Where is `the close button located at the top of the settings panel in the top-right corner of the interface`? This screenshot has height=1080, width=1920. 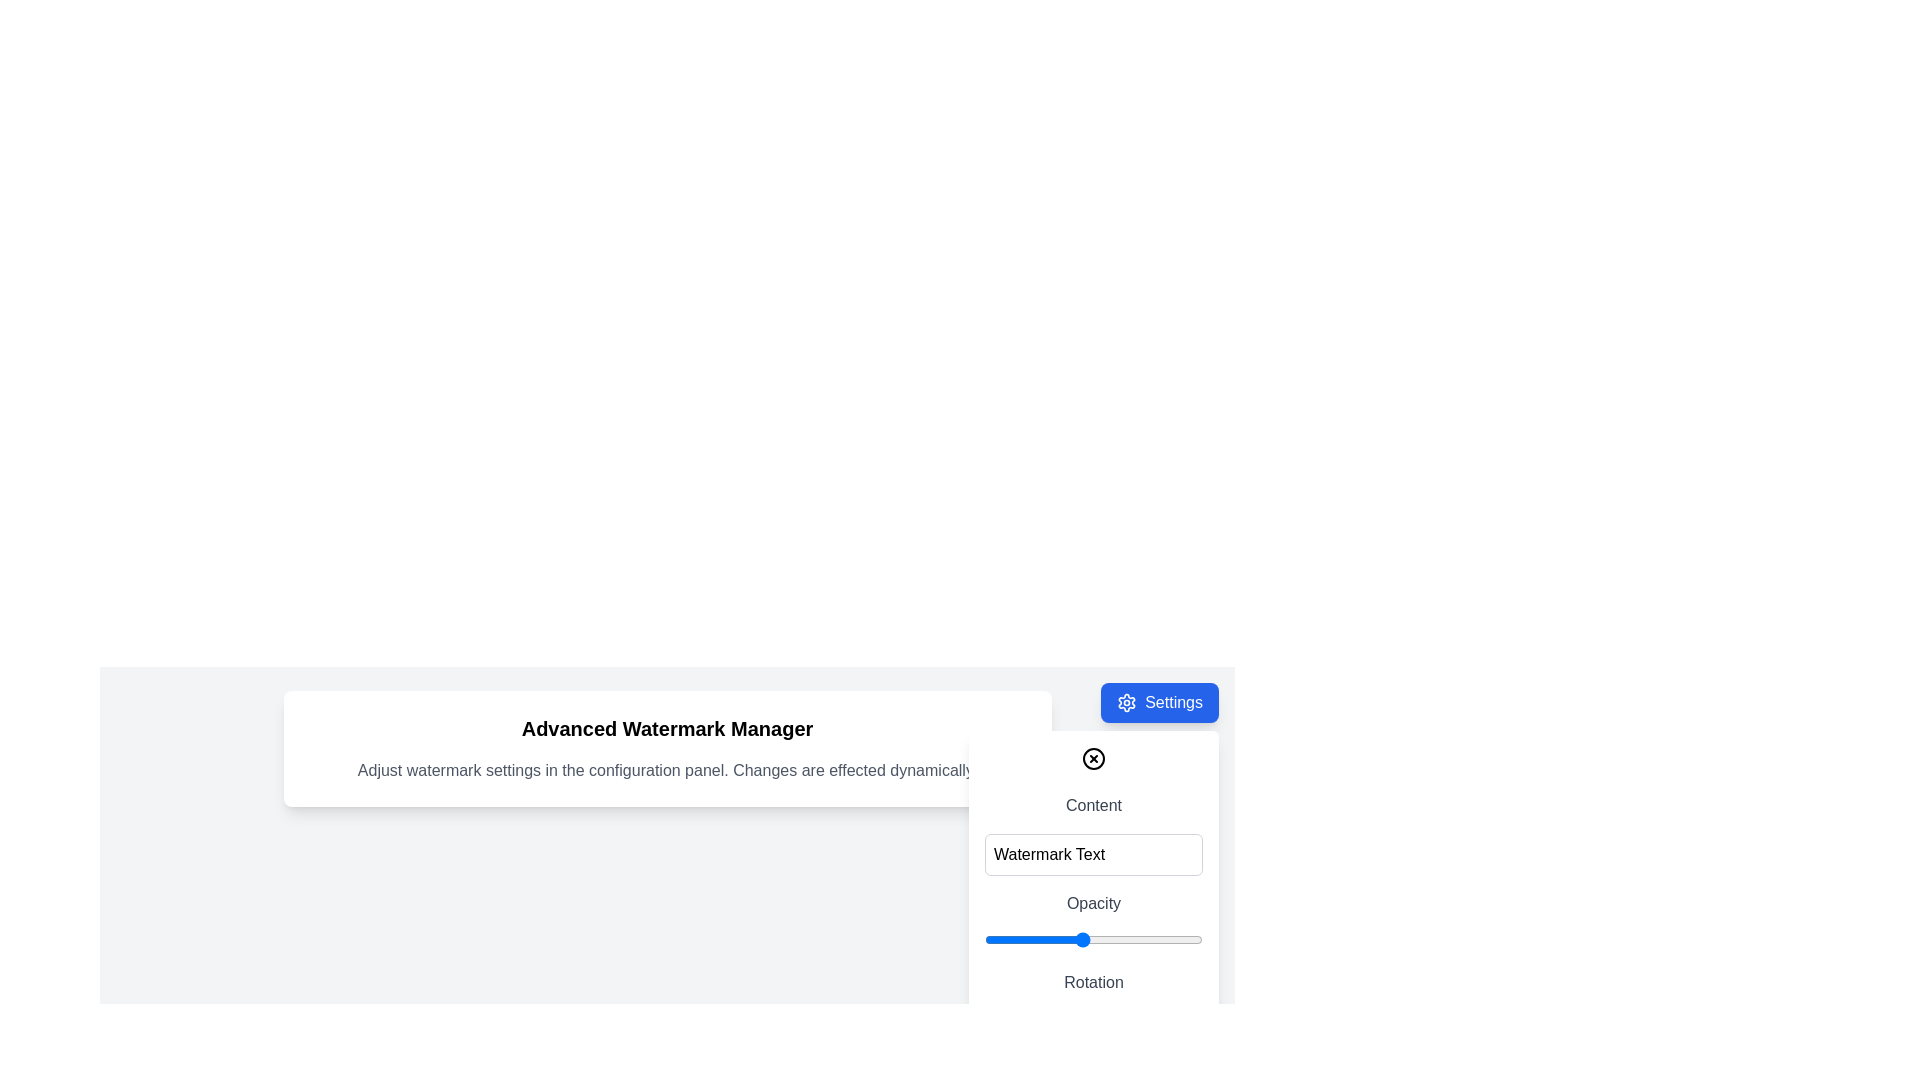 the close button located at the top of the settings panel in the top-right corner of the interface is located at coordinates (1093, 759).